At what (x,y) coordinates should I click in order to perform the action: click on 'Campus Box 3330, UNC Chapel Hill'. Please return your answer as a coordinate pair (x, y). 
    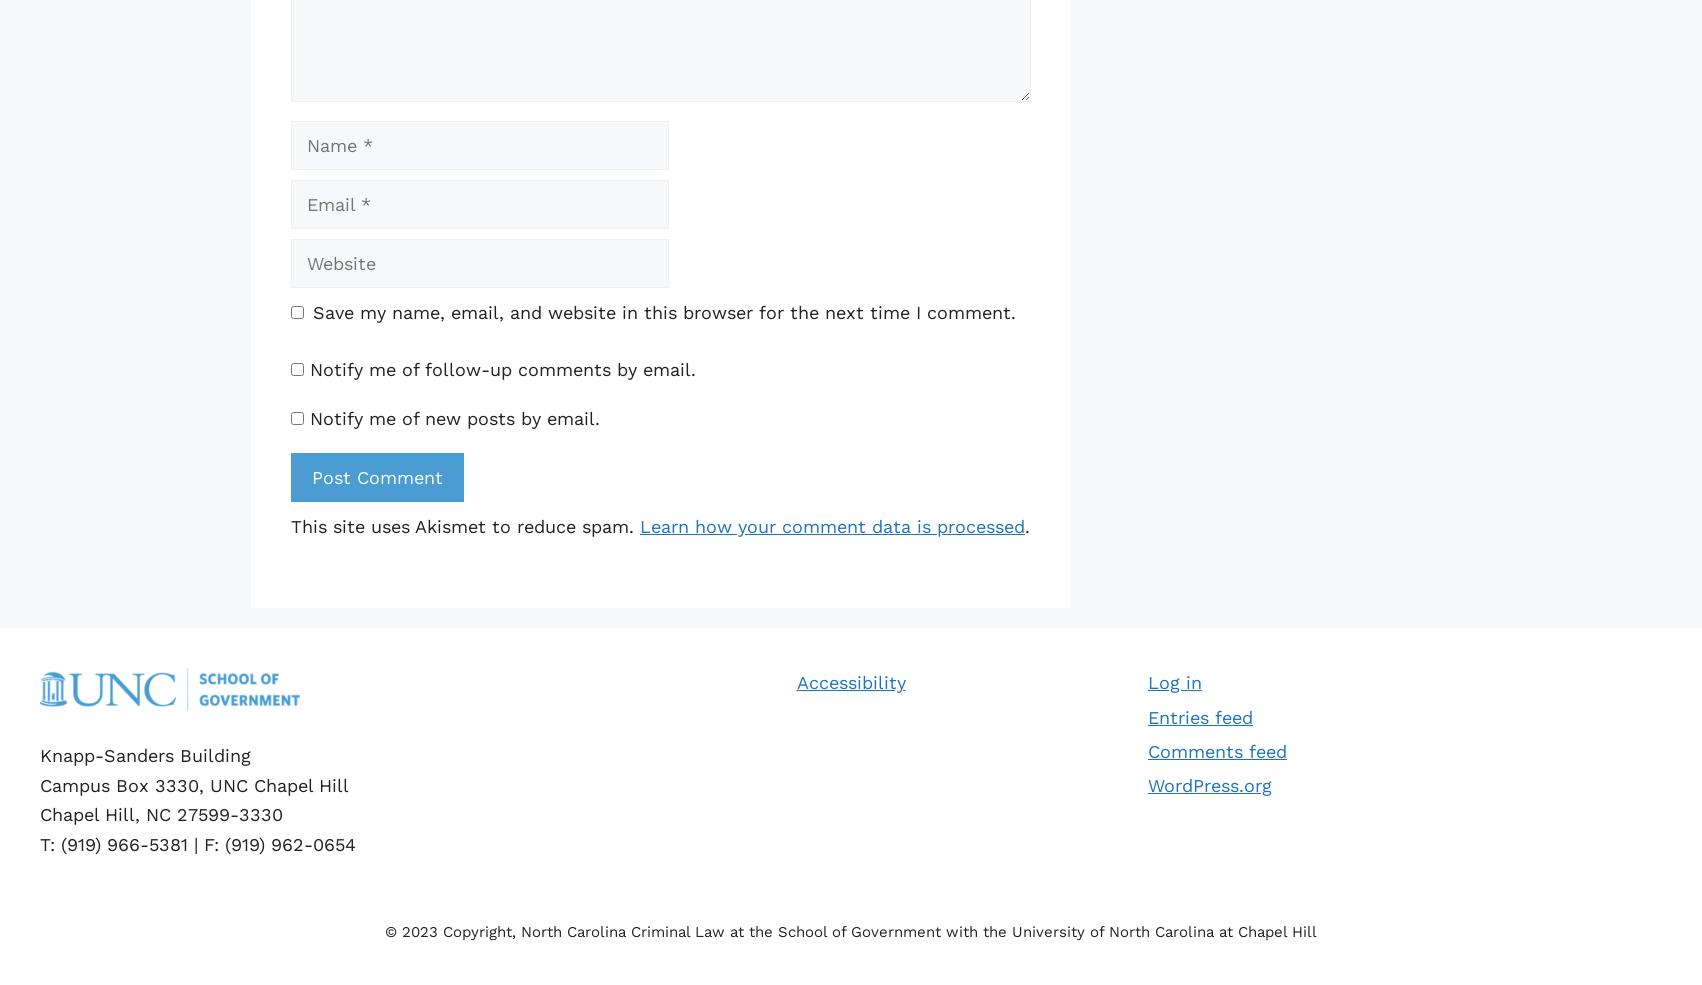
    Looking at the image, I should click on (193, 784).